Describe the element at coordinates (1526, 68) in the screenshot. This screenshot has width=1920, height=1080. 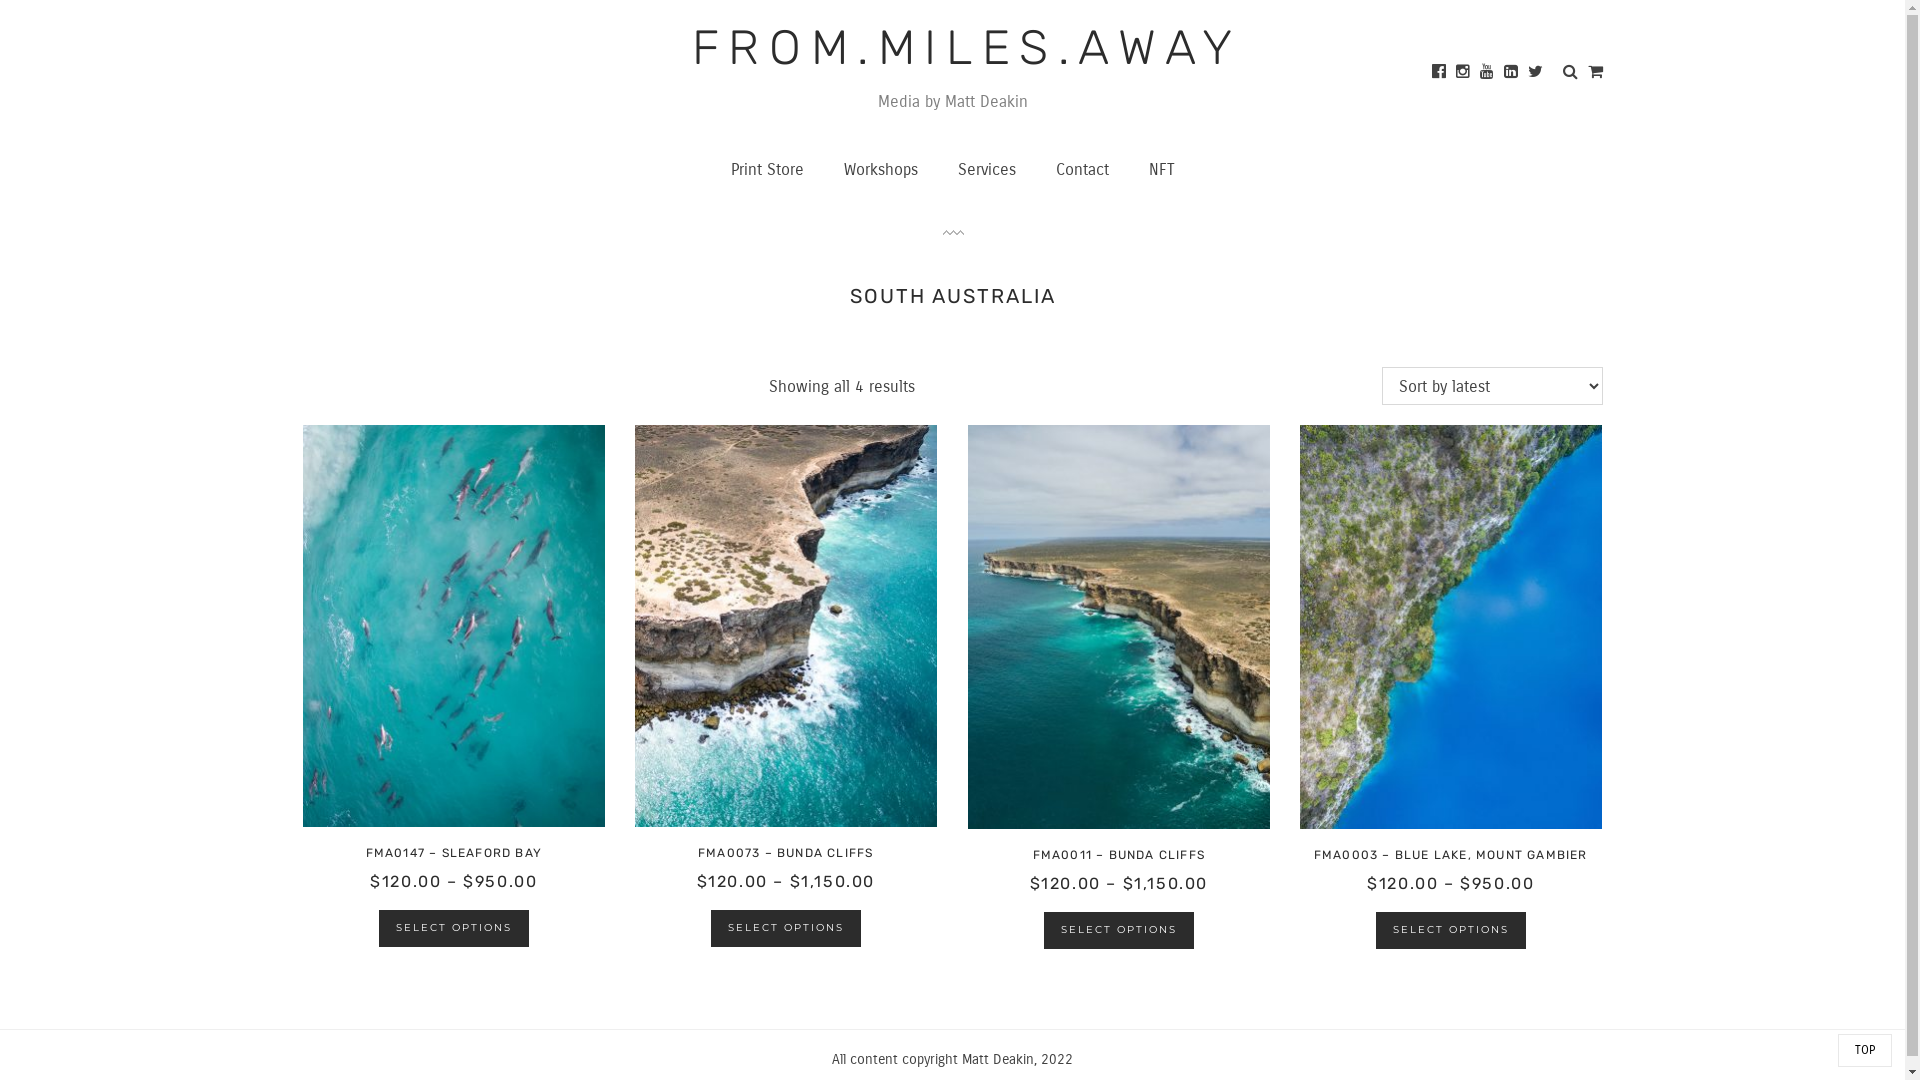
I see `'Twitter'` at that location.